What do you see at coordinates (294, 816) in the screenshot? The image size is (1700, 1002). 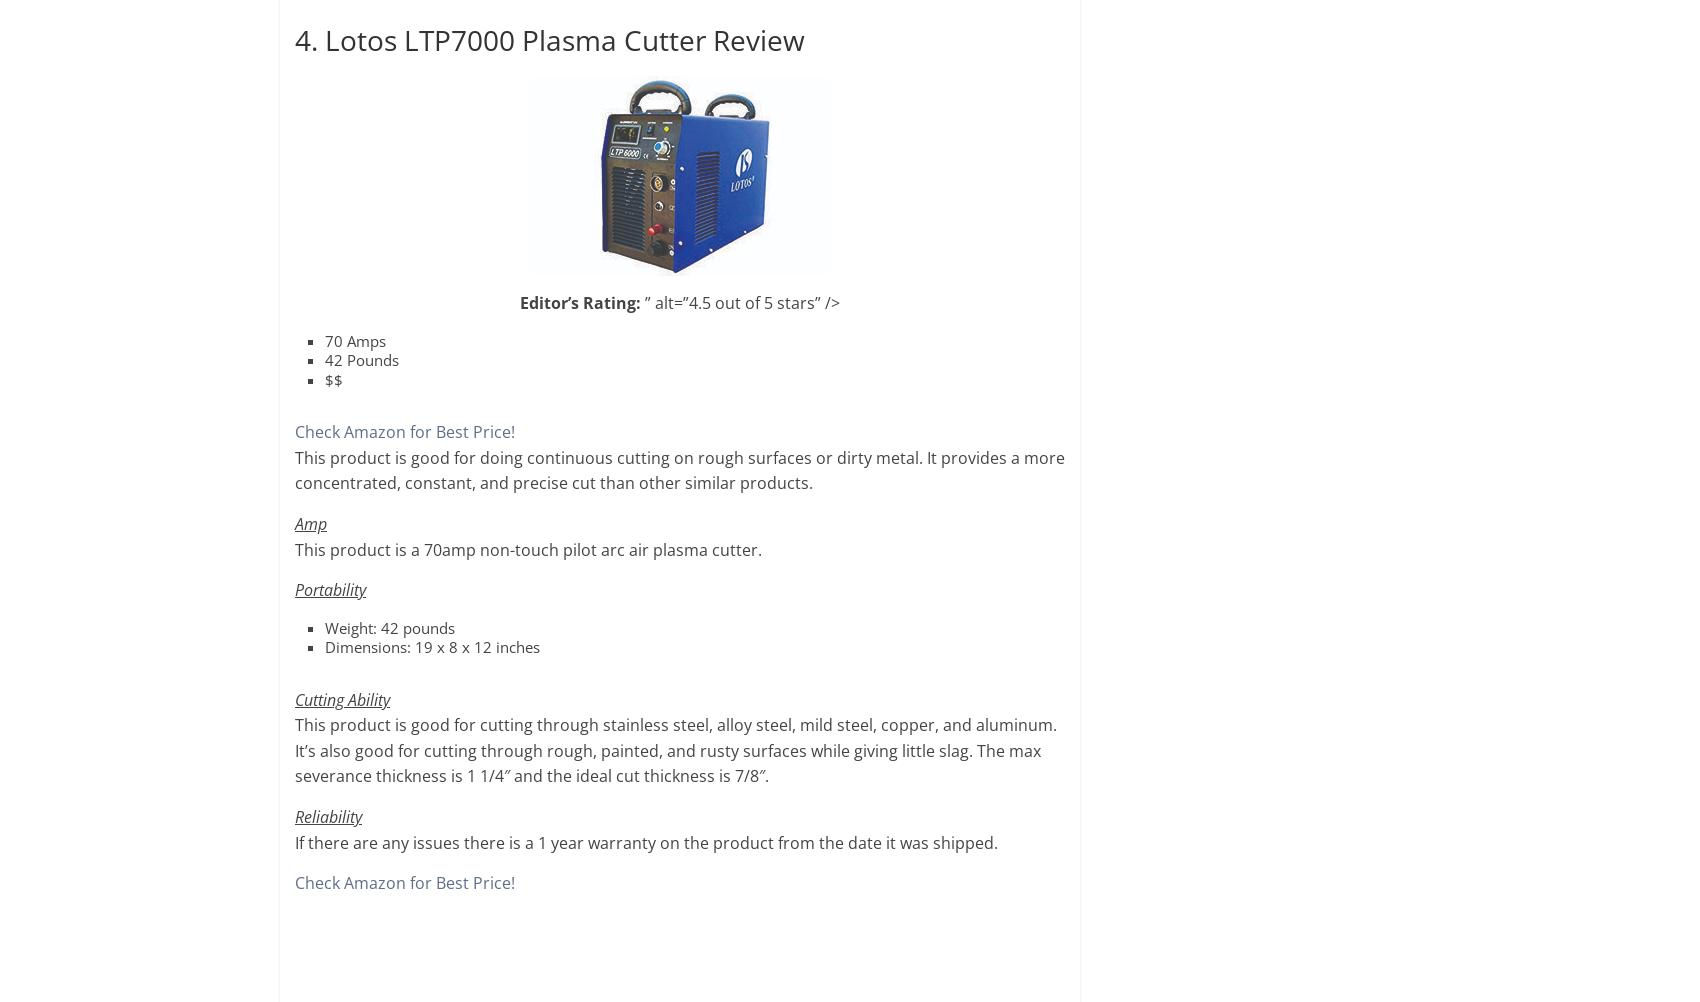 I see `'Reliability'` at bounding box center [294, 816].